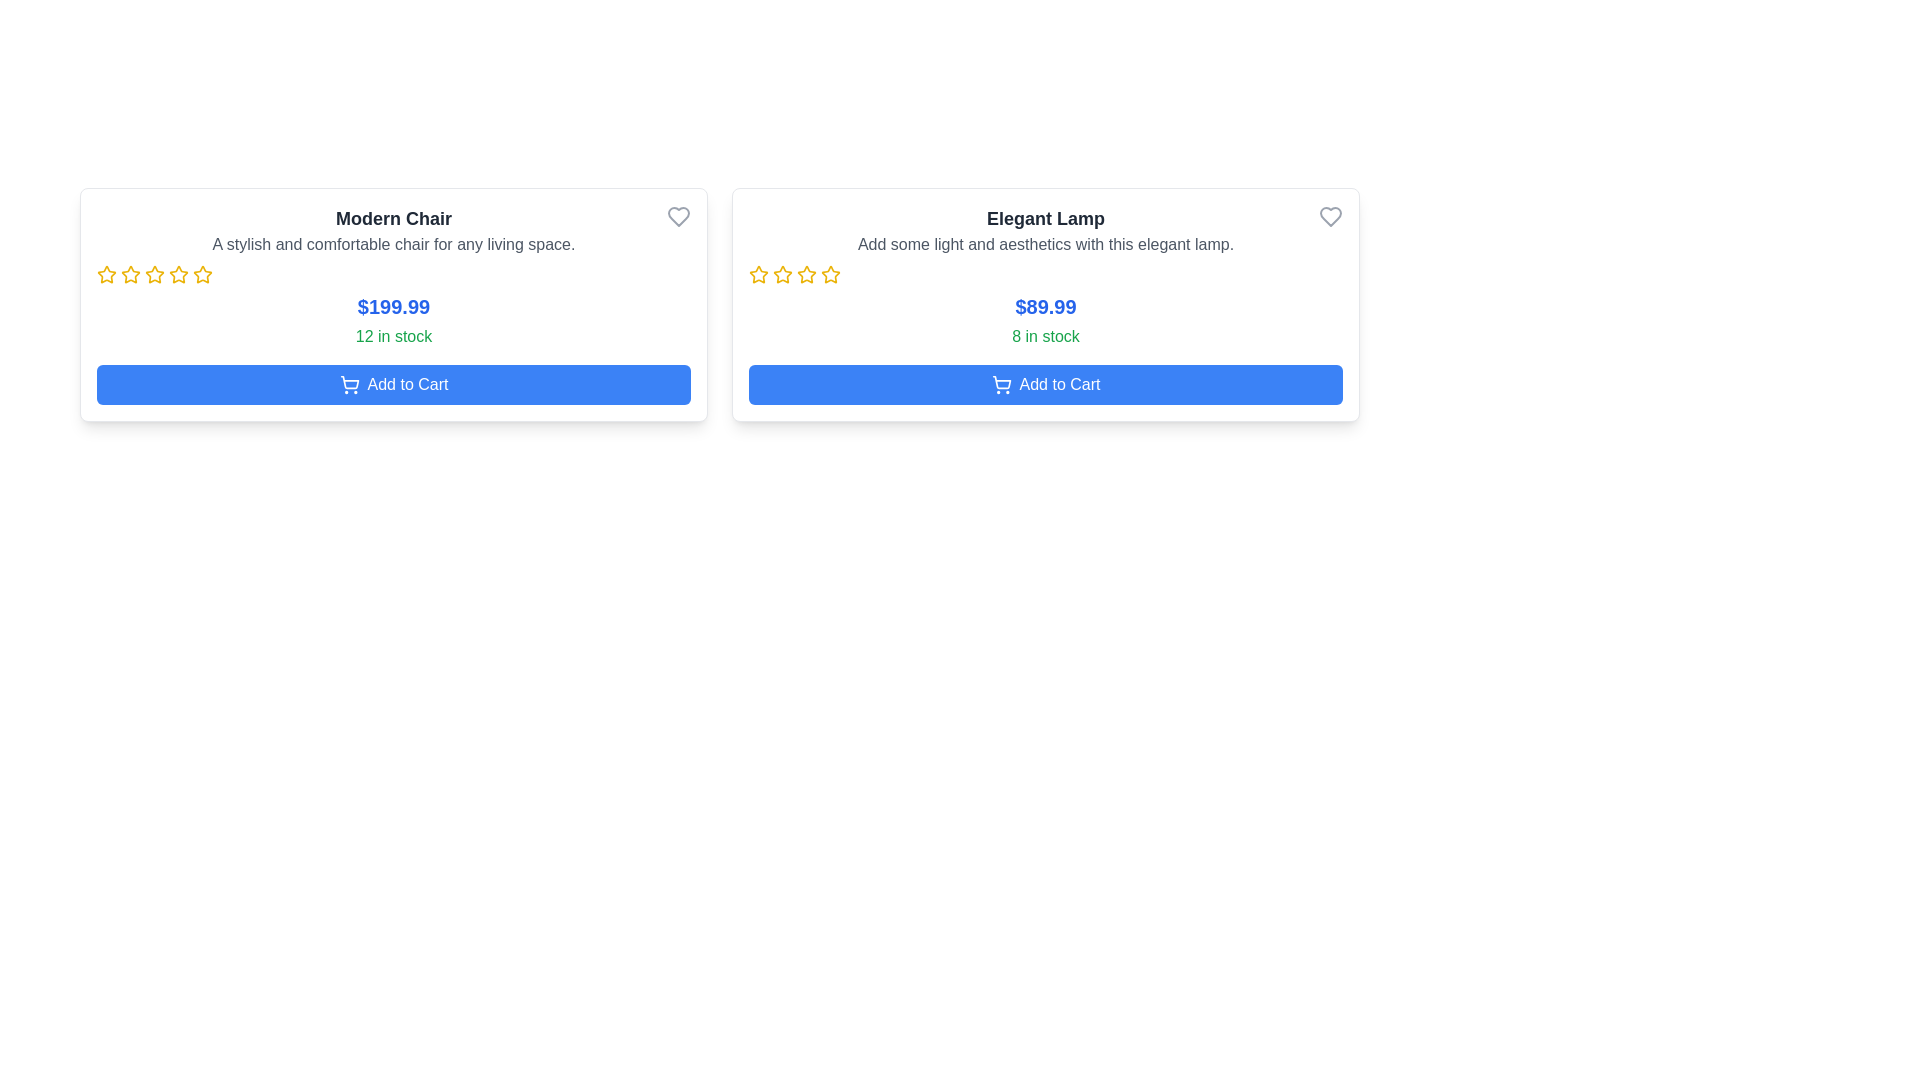 This screenshot has width=1920, height=1080. What do you see at coordinates (178, 274) in the screenshot?
I see `the fifth yellow star icon in the rating system below the product title 'Modern Chair' and above the price information` at bounding box center [178, 274].